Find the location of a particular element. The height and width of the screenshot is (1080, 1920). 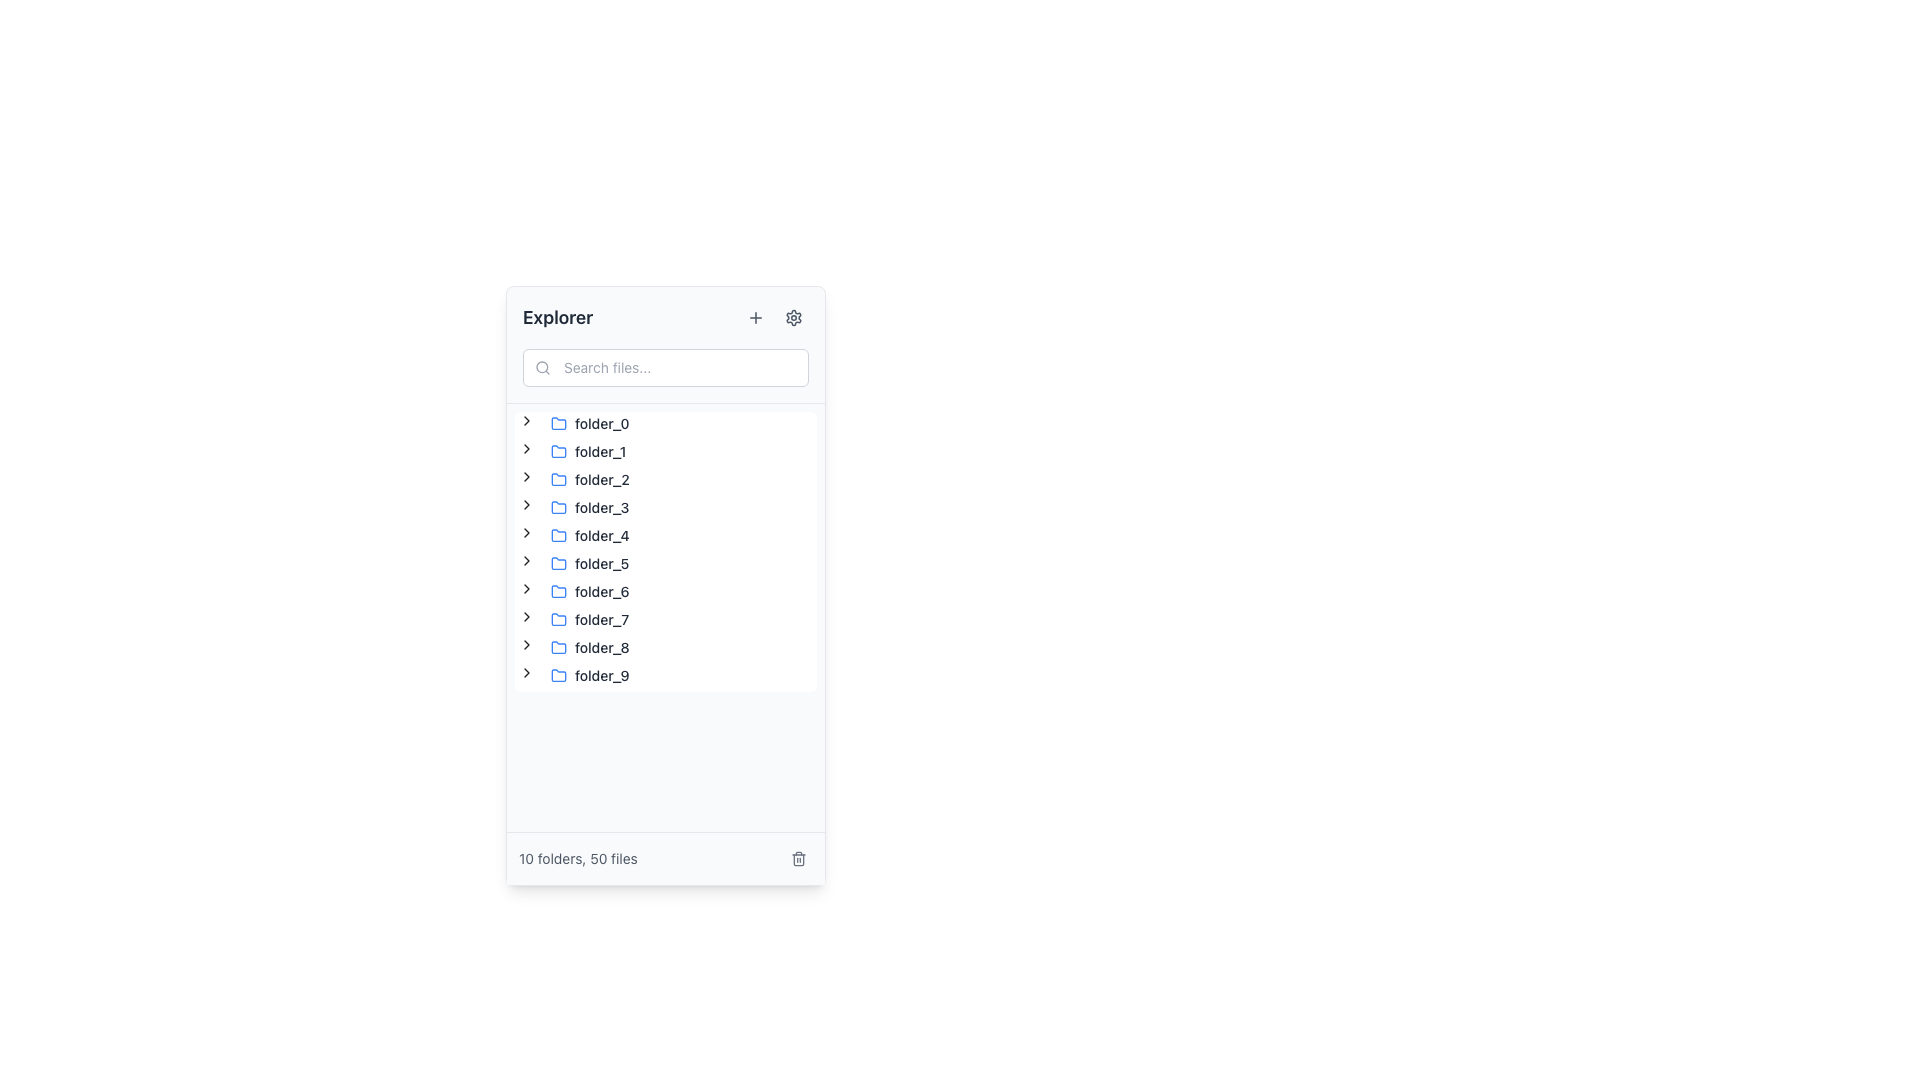

the list item representing the folder named 'folder_6' is located at coordinates (589, 590).